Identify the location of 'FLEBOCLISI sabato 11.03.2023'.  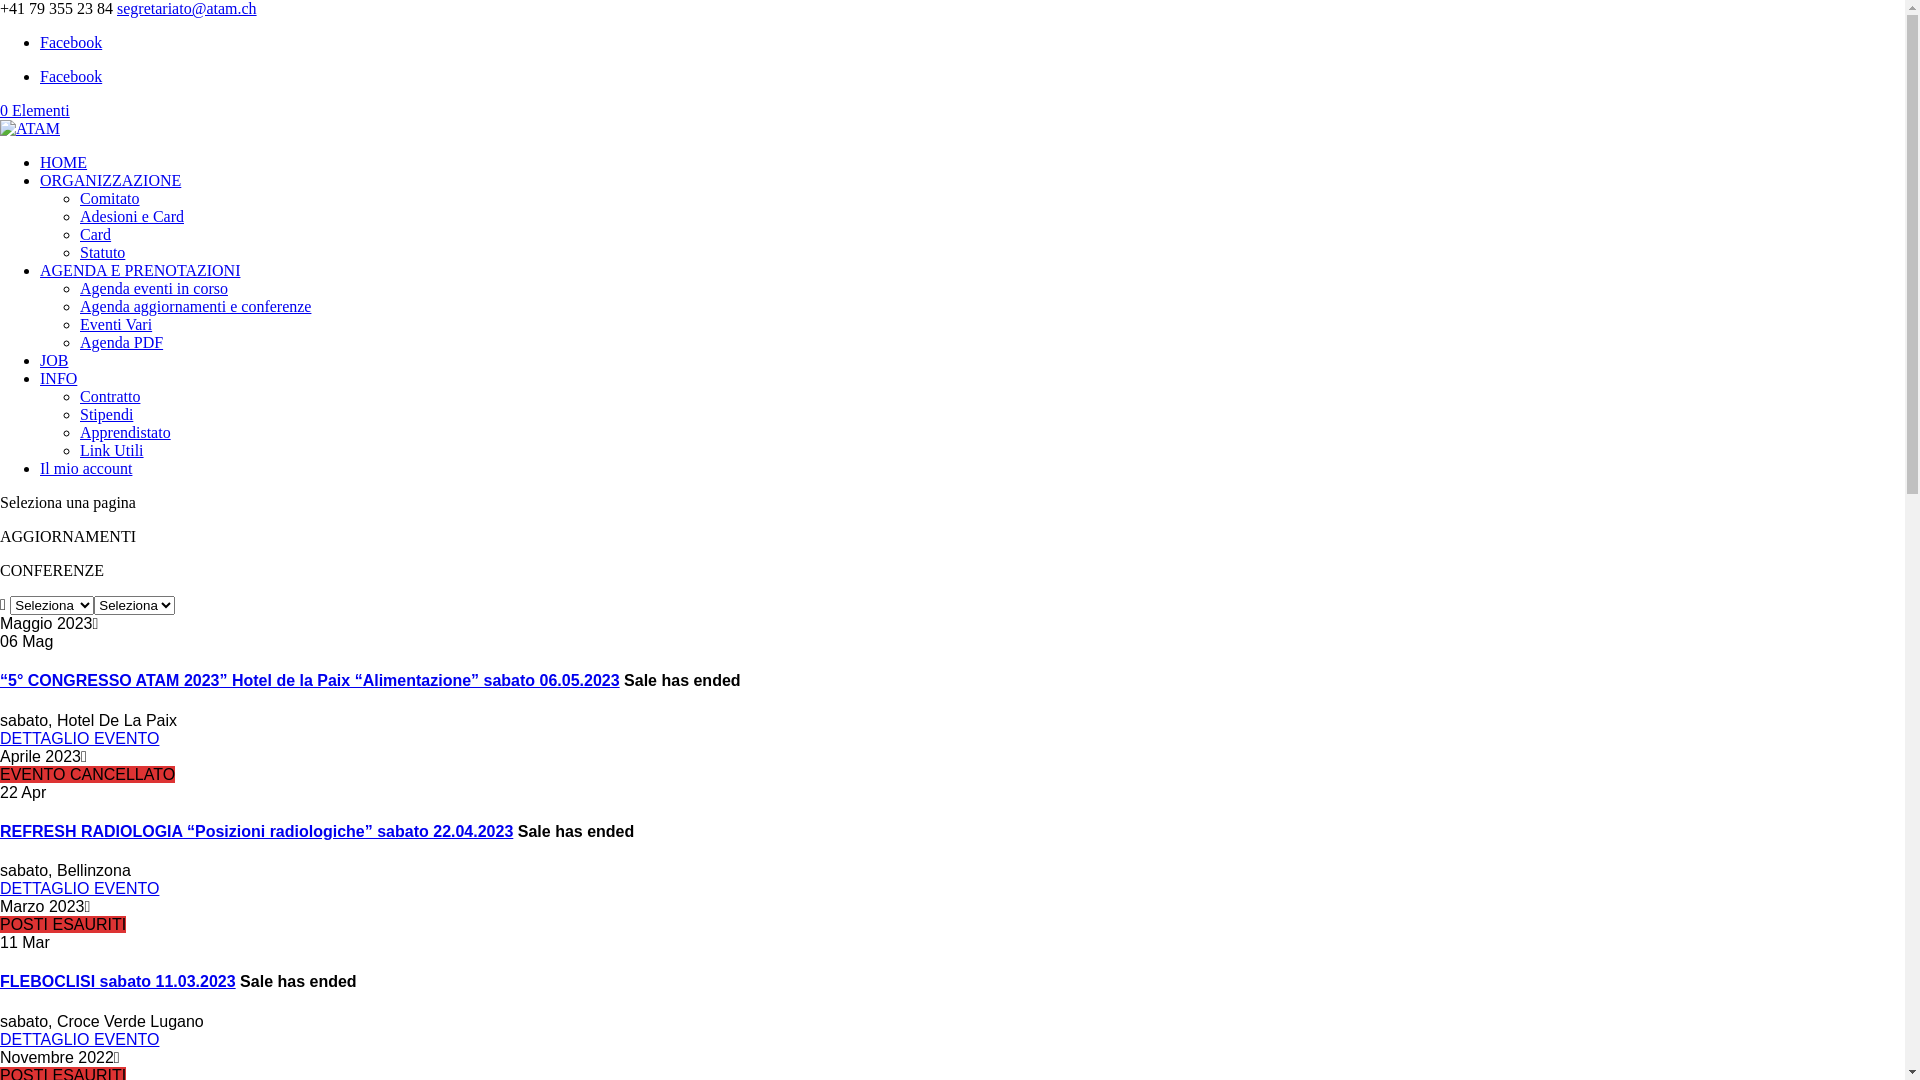
(117, 980).